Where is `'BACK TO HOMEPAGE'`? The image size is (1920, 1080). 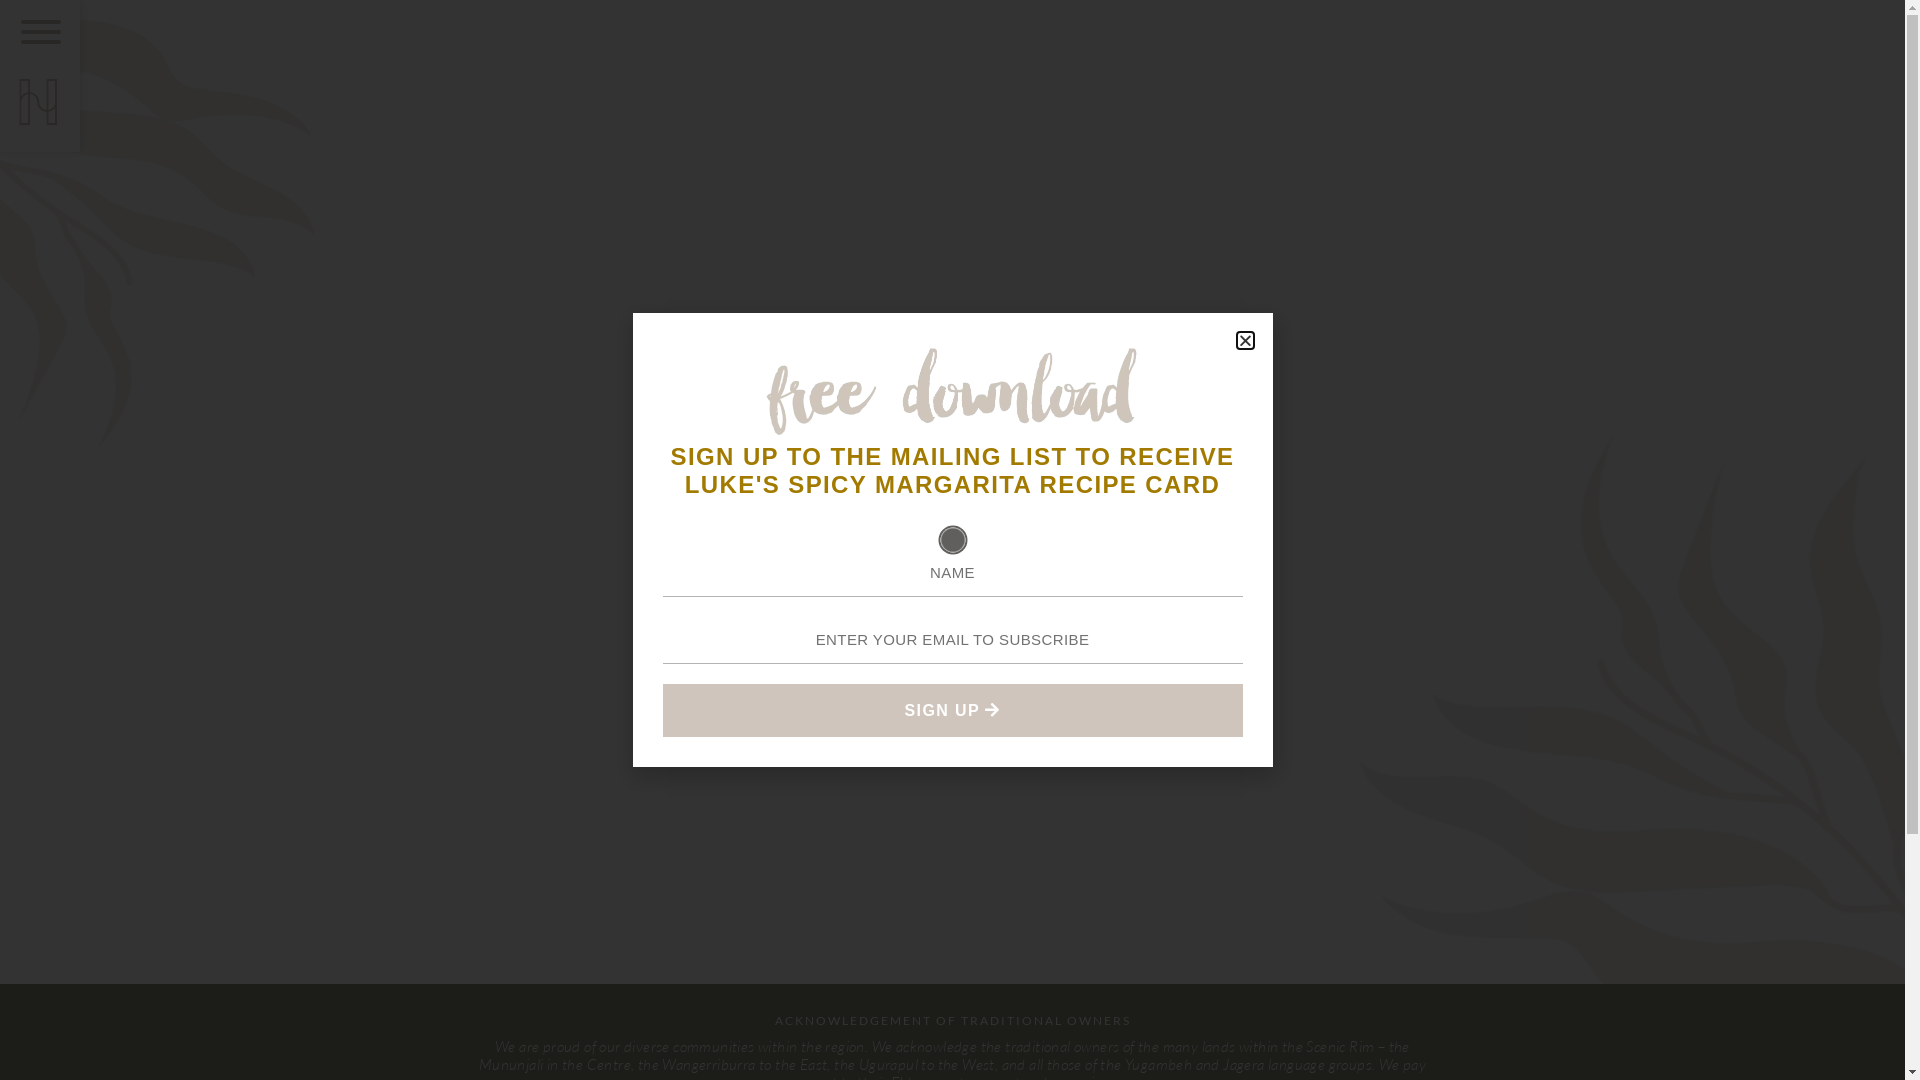 'BACK TO HOMEPAGE' is located at coordinates (951, 596).